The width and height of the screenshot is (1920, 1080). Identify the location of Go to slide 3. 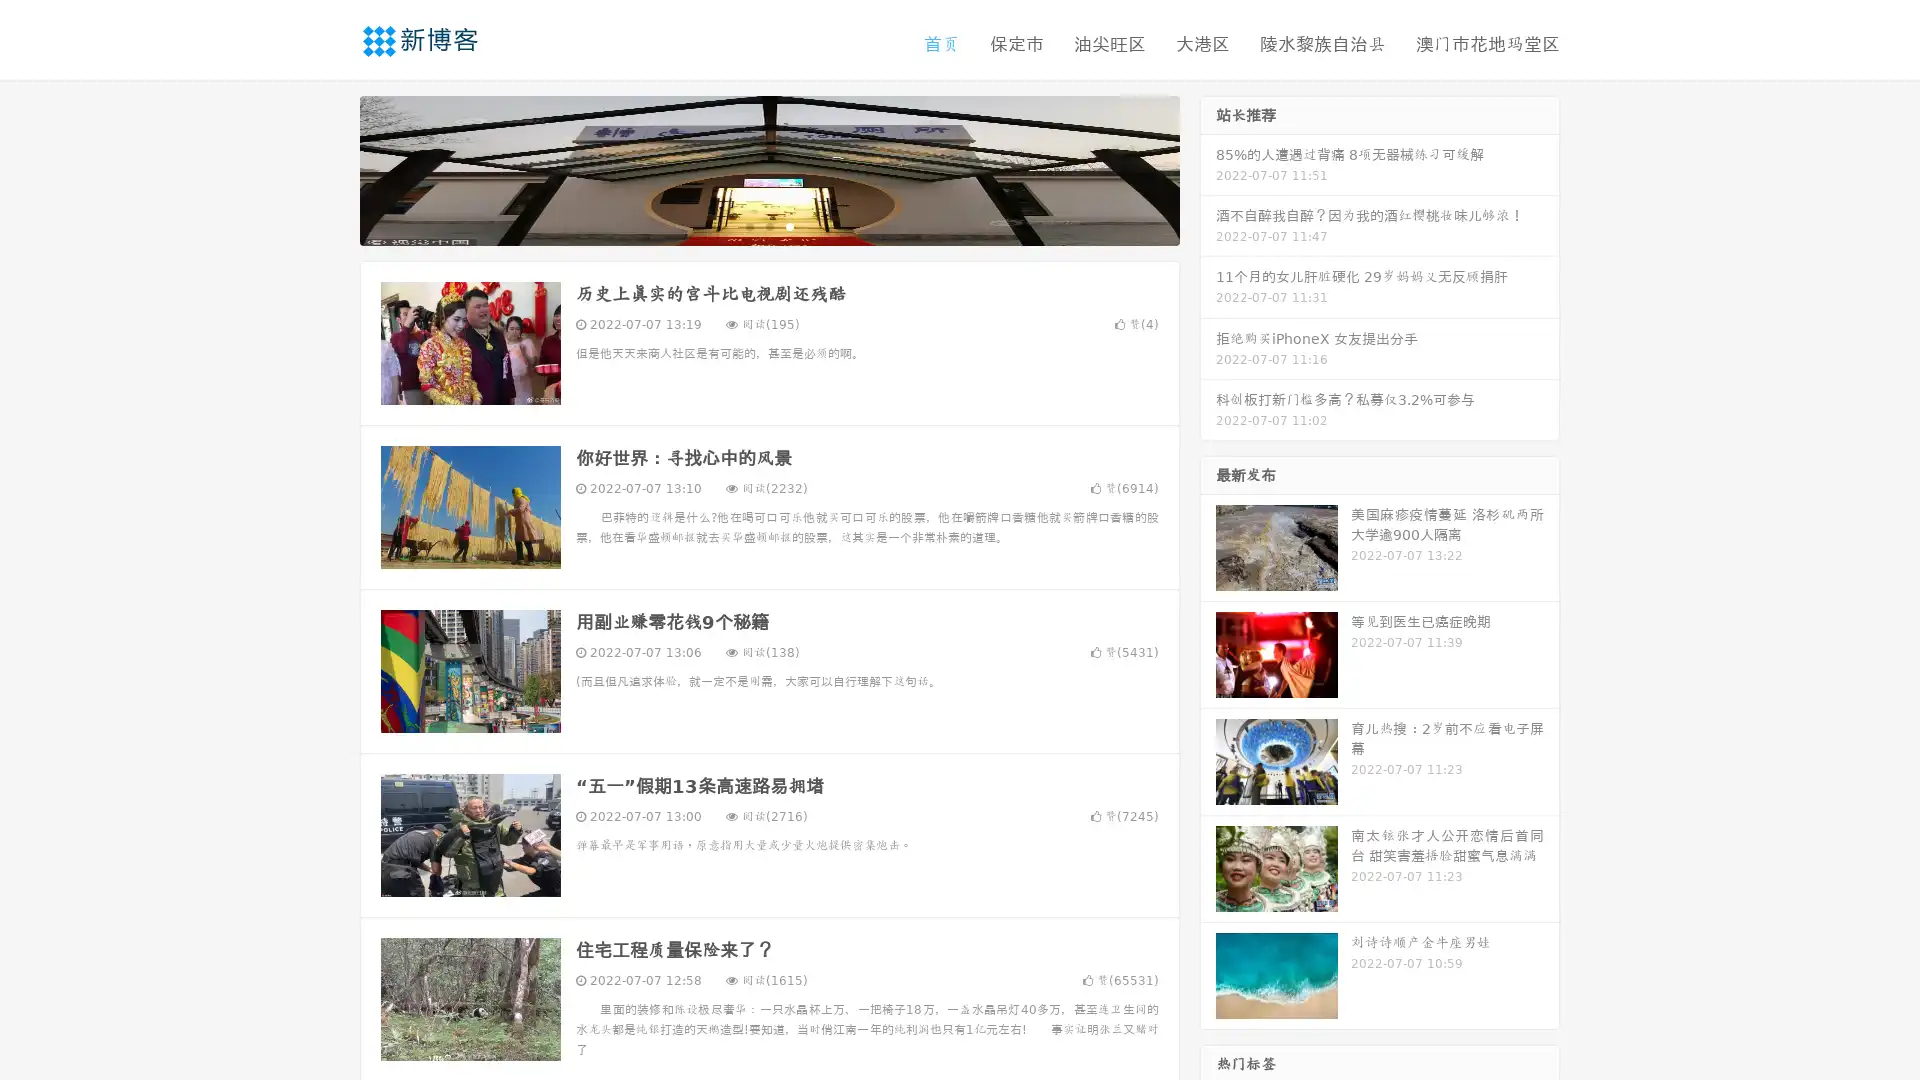
(789, 225).